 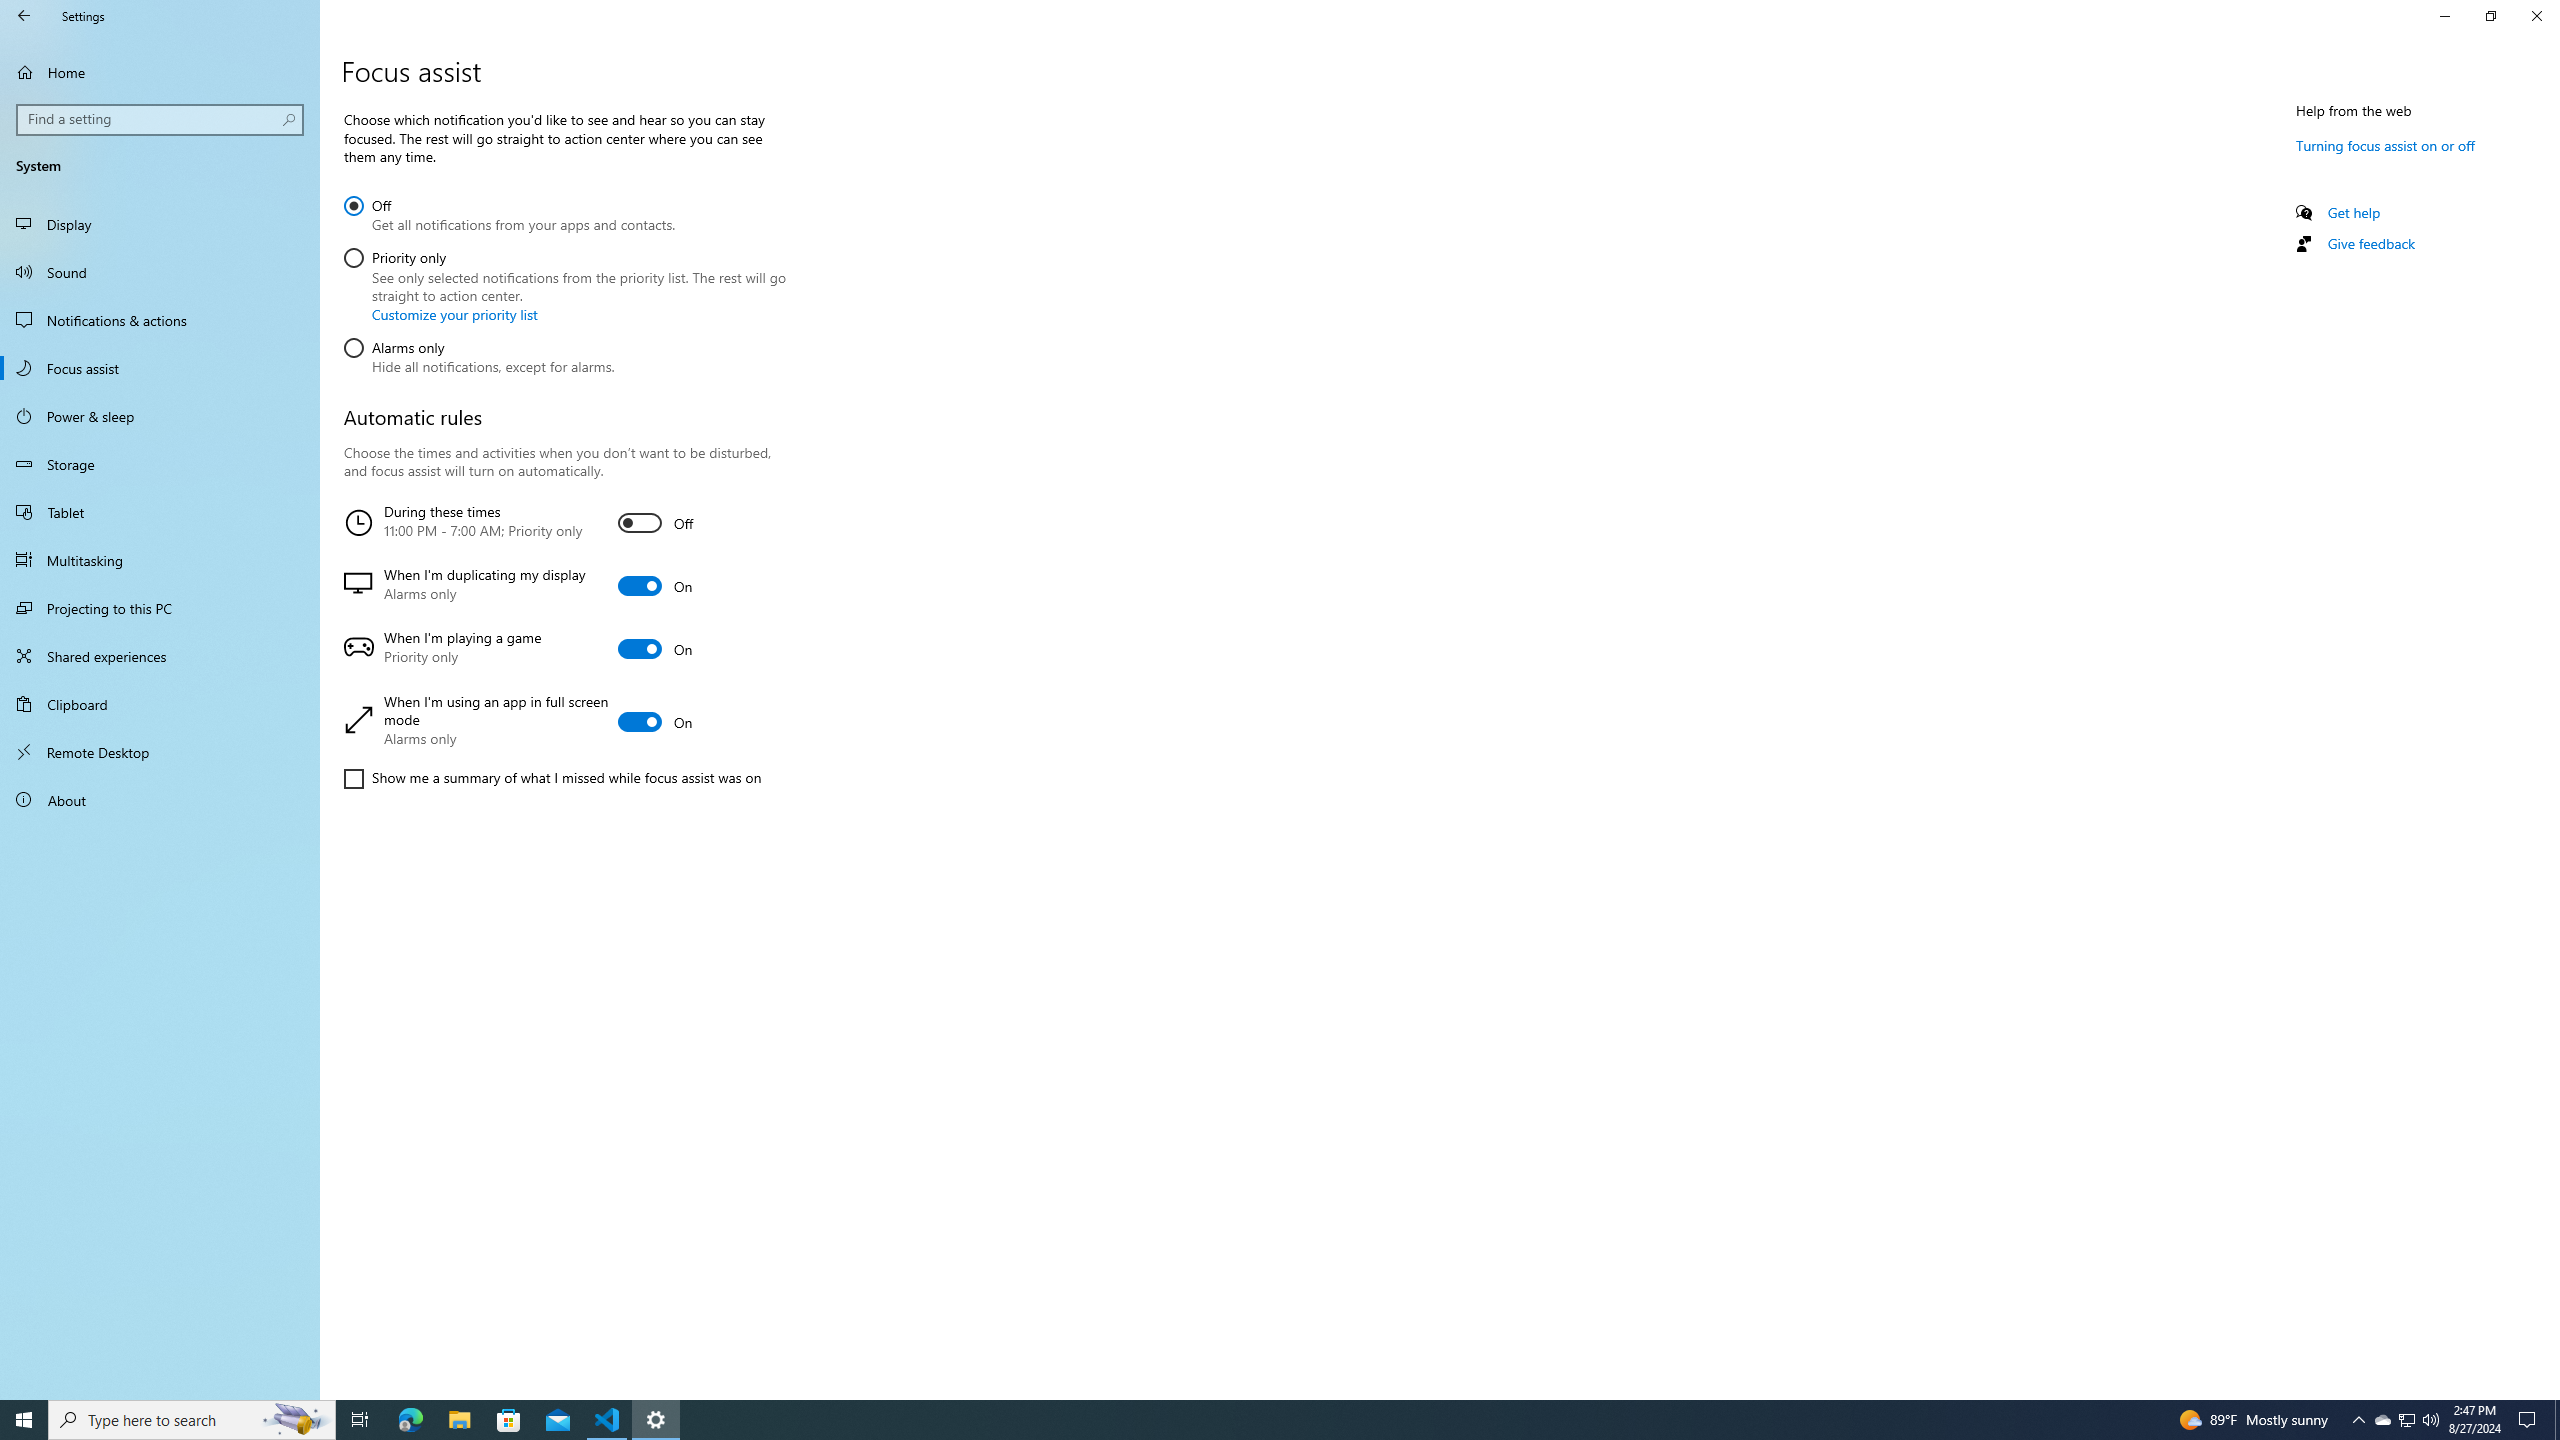 What do you see at coordinates (2530, 1418) in the screenshot?
I see `'Action Center, No new notifications'` at bounding box center [2530, 1418].